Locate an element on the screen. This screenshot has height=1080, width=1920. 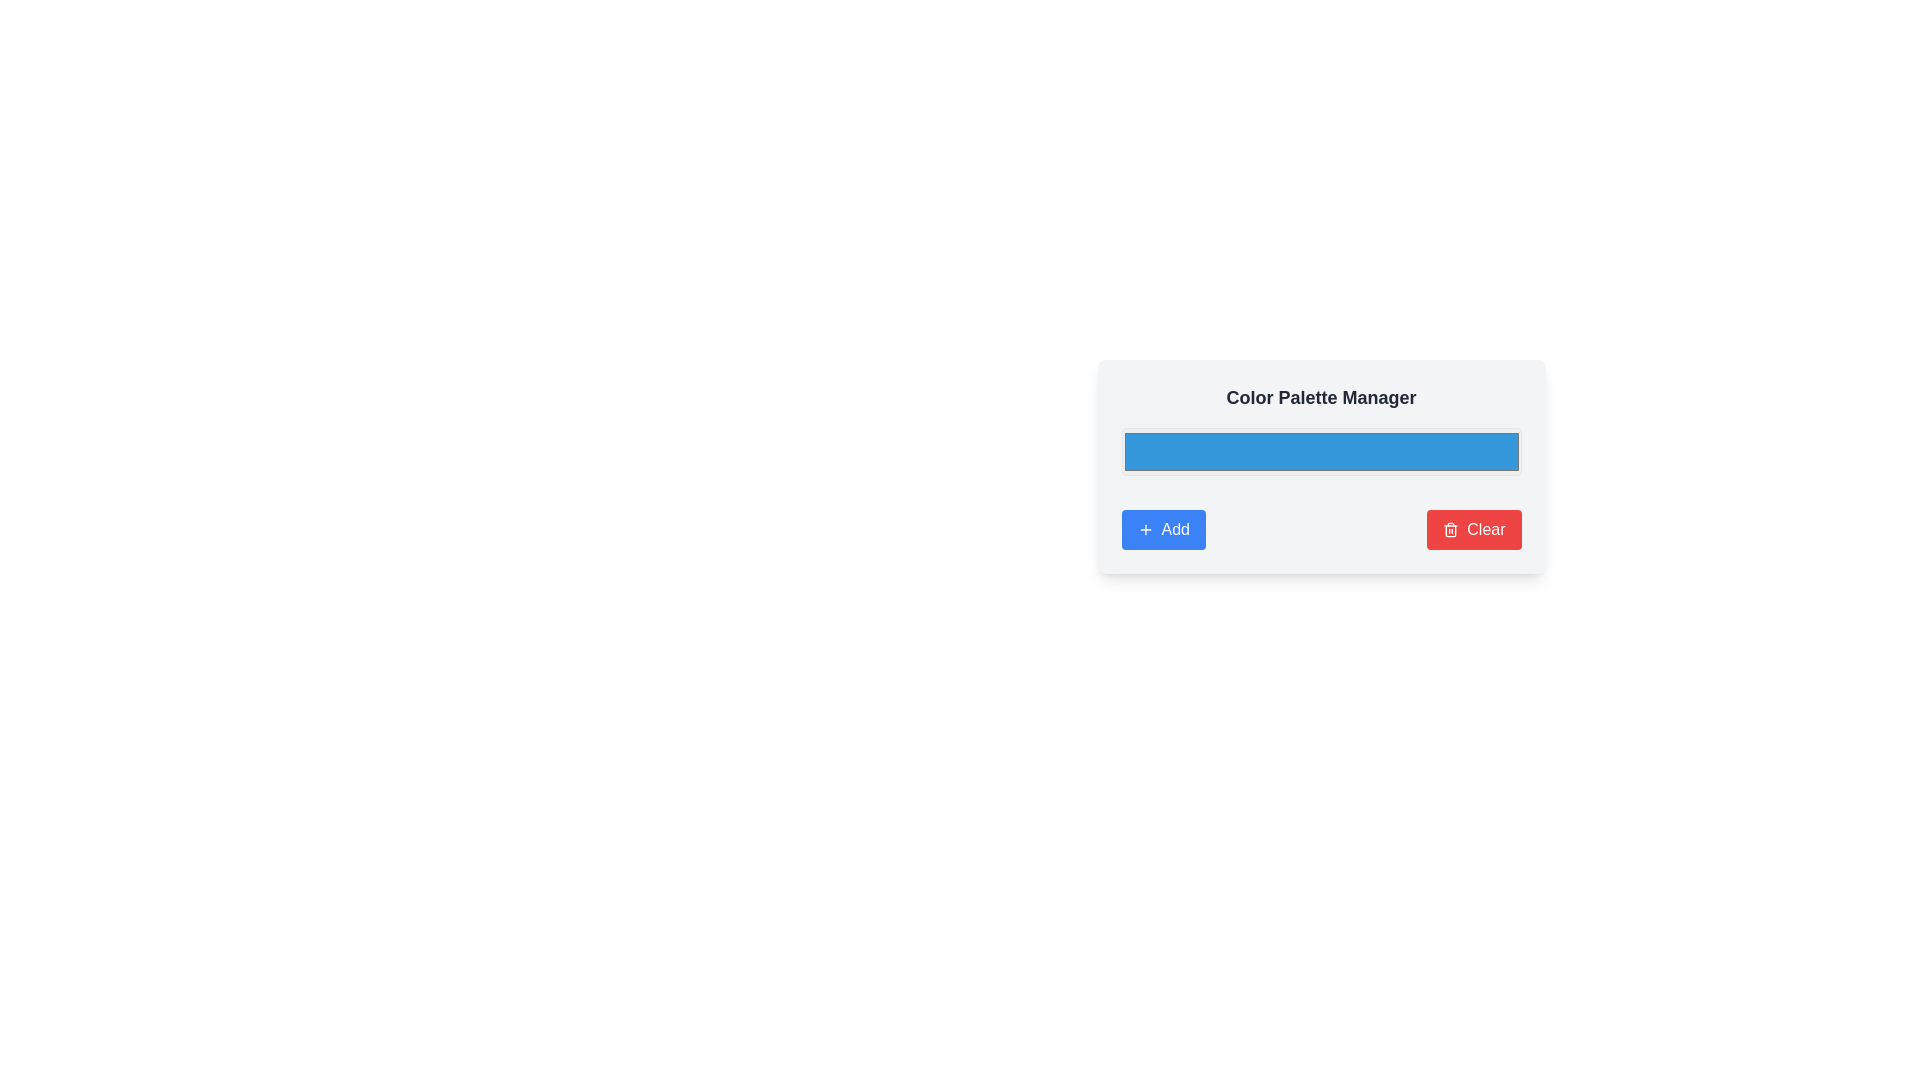
the Color Display Area, which is a rectangular section with a bright blue background located under the 'Color Palette Manager' title is located at coordinates (1321, 466).